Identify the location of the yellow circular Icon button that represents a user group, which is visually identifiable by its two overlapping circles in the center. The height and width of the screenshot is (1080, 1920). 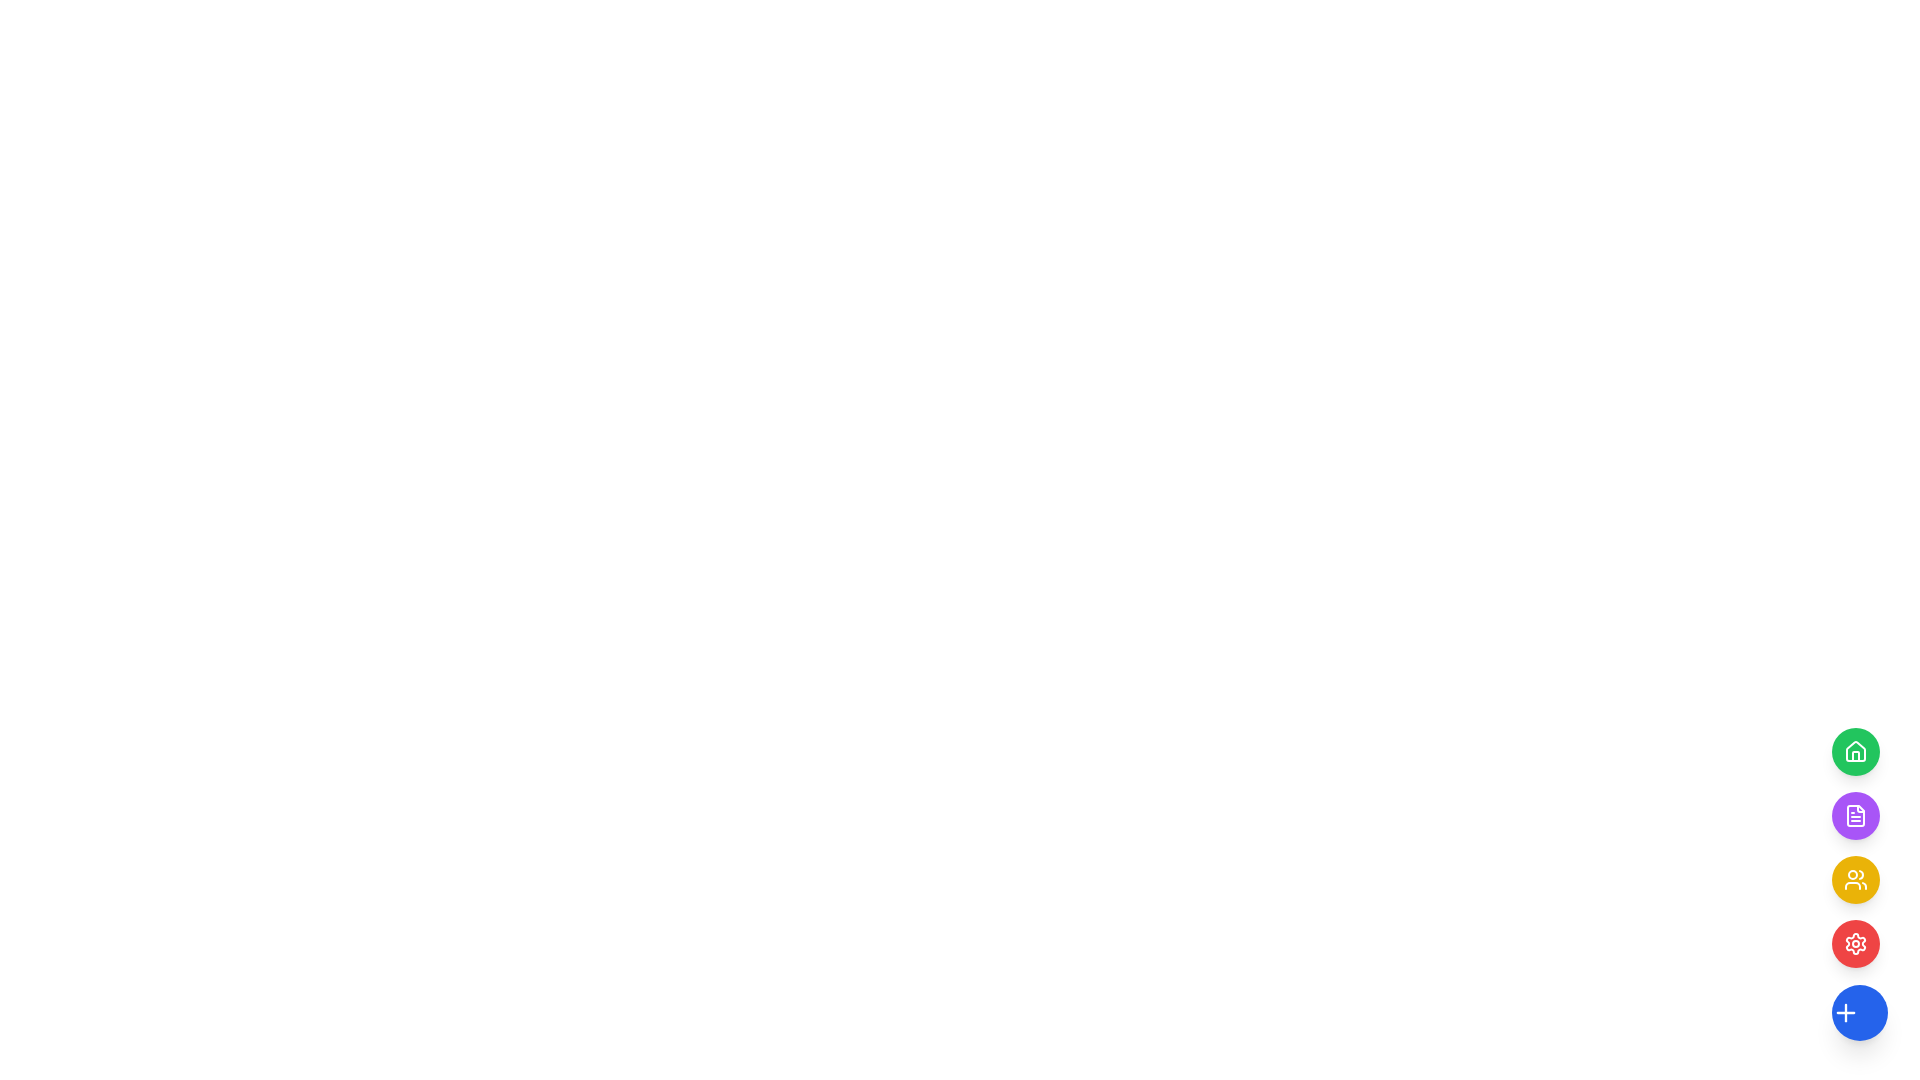
(1855, 878).